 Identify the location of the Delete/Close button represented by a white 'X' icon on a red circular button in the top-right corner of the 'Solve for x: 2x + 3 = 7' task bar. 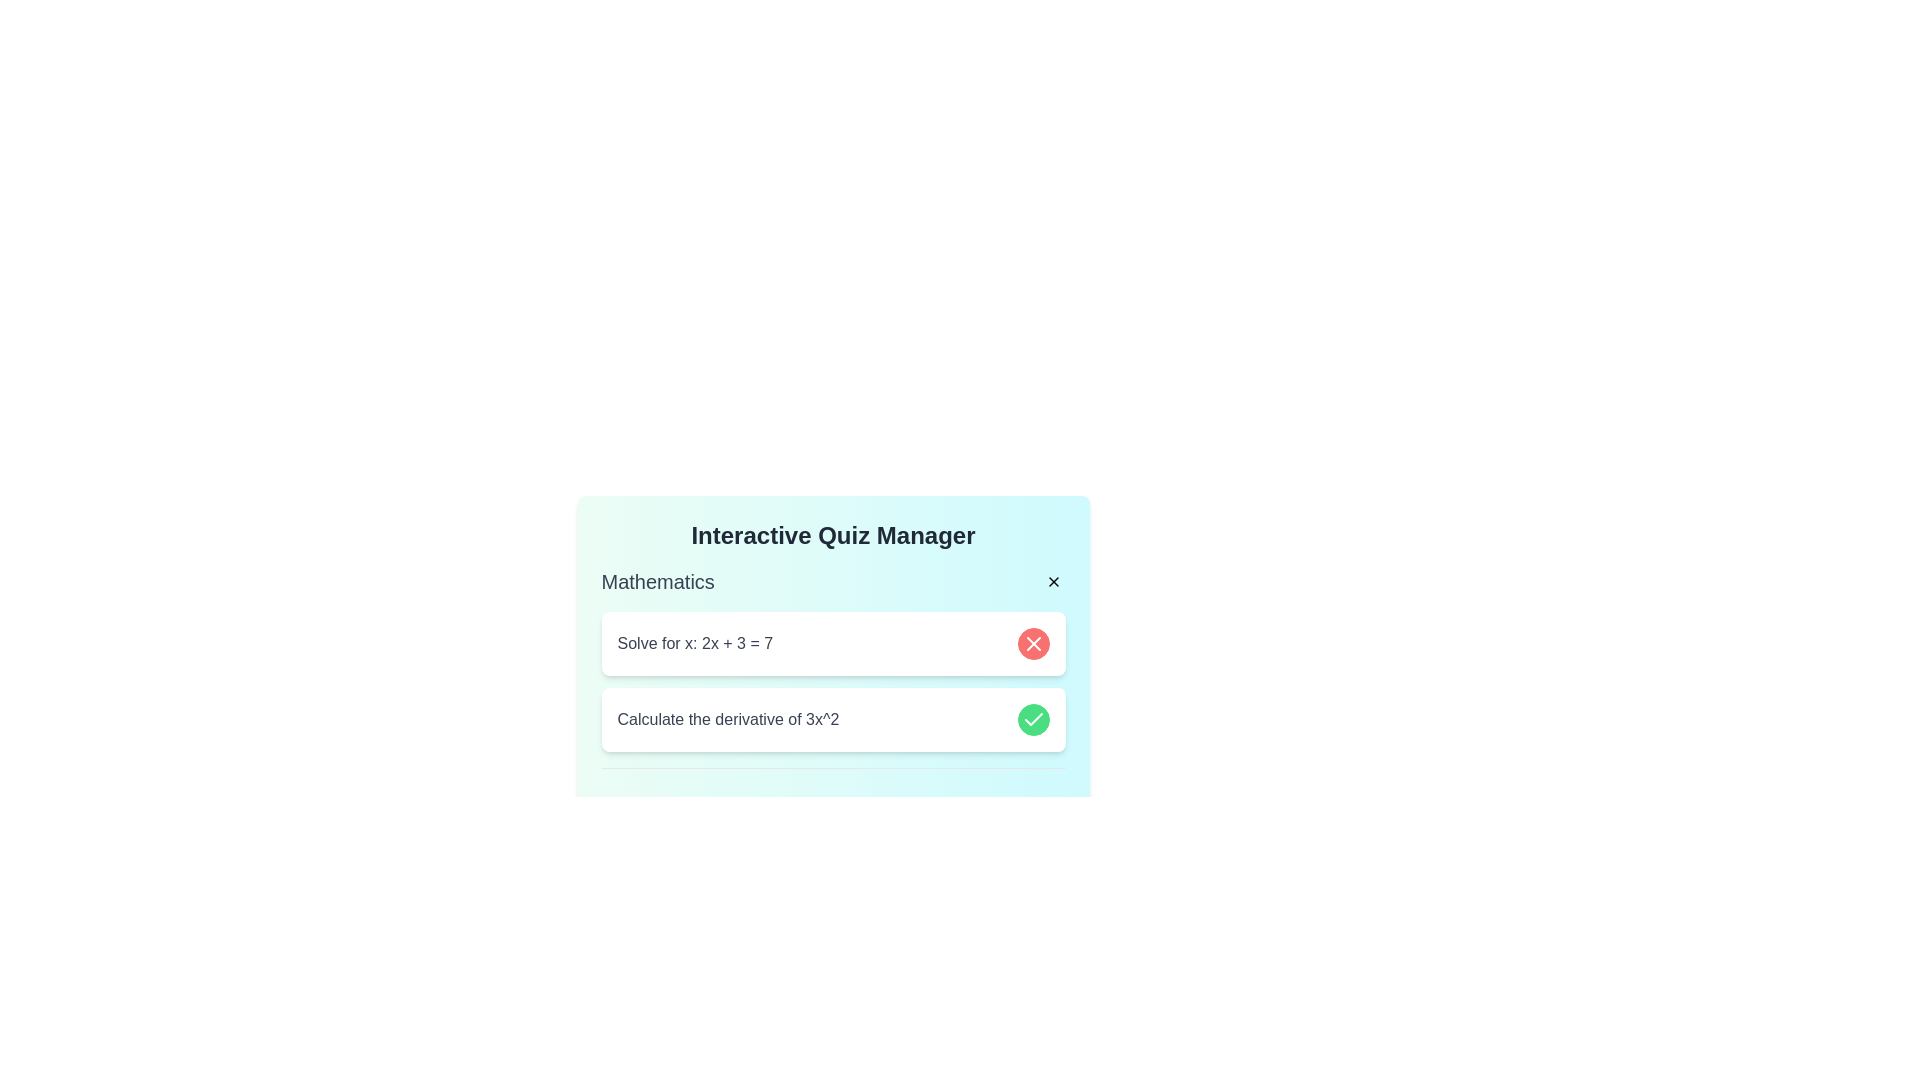
(1033, 644).